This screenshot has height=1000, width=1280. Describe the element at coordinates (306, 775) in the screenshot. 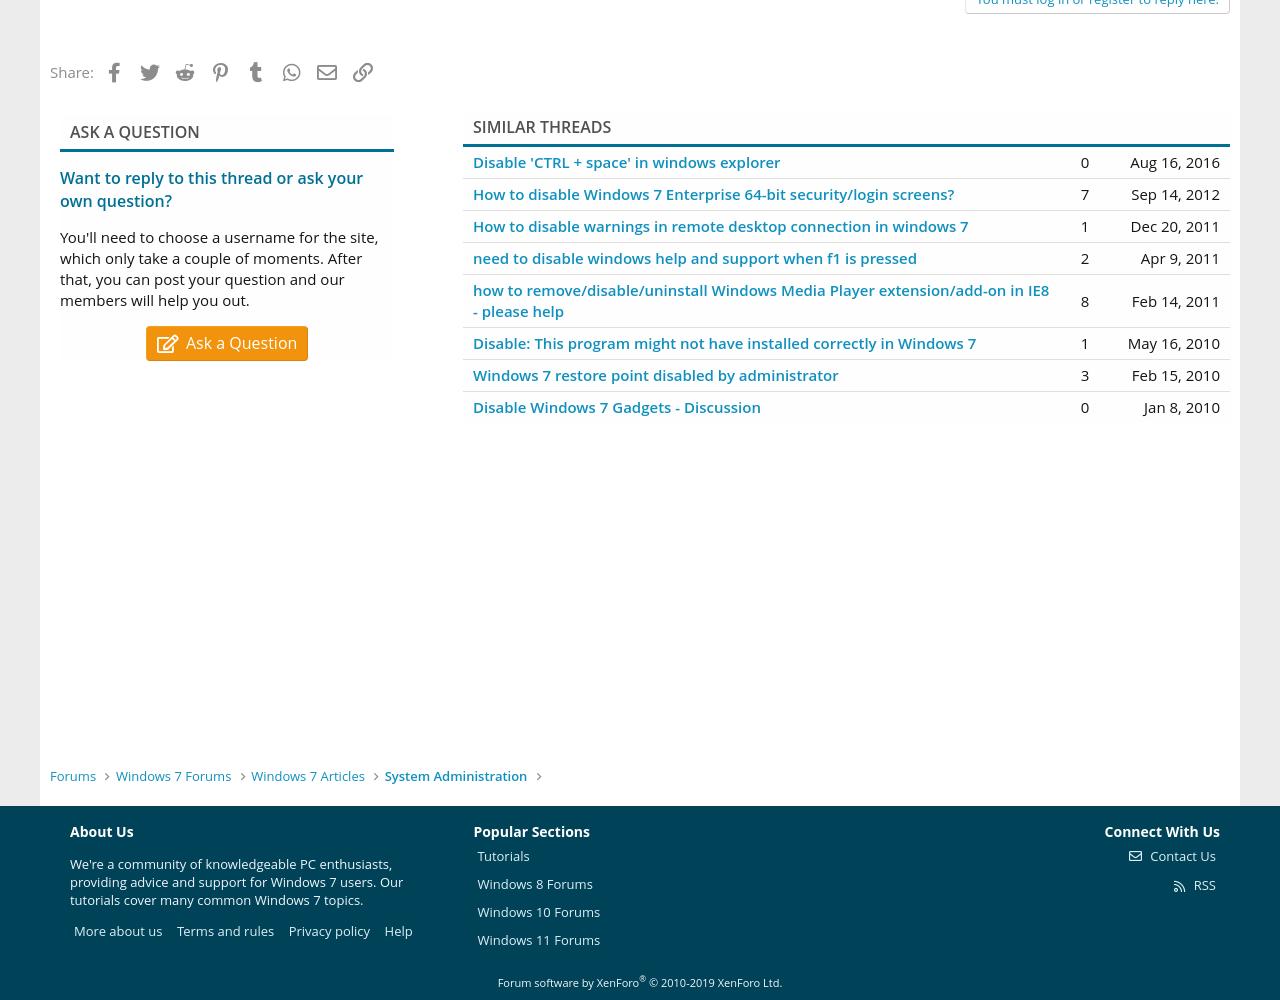

I see `'Windows 7 Articles'` at that location.